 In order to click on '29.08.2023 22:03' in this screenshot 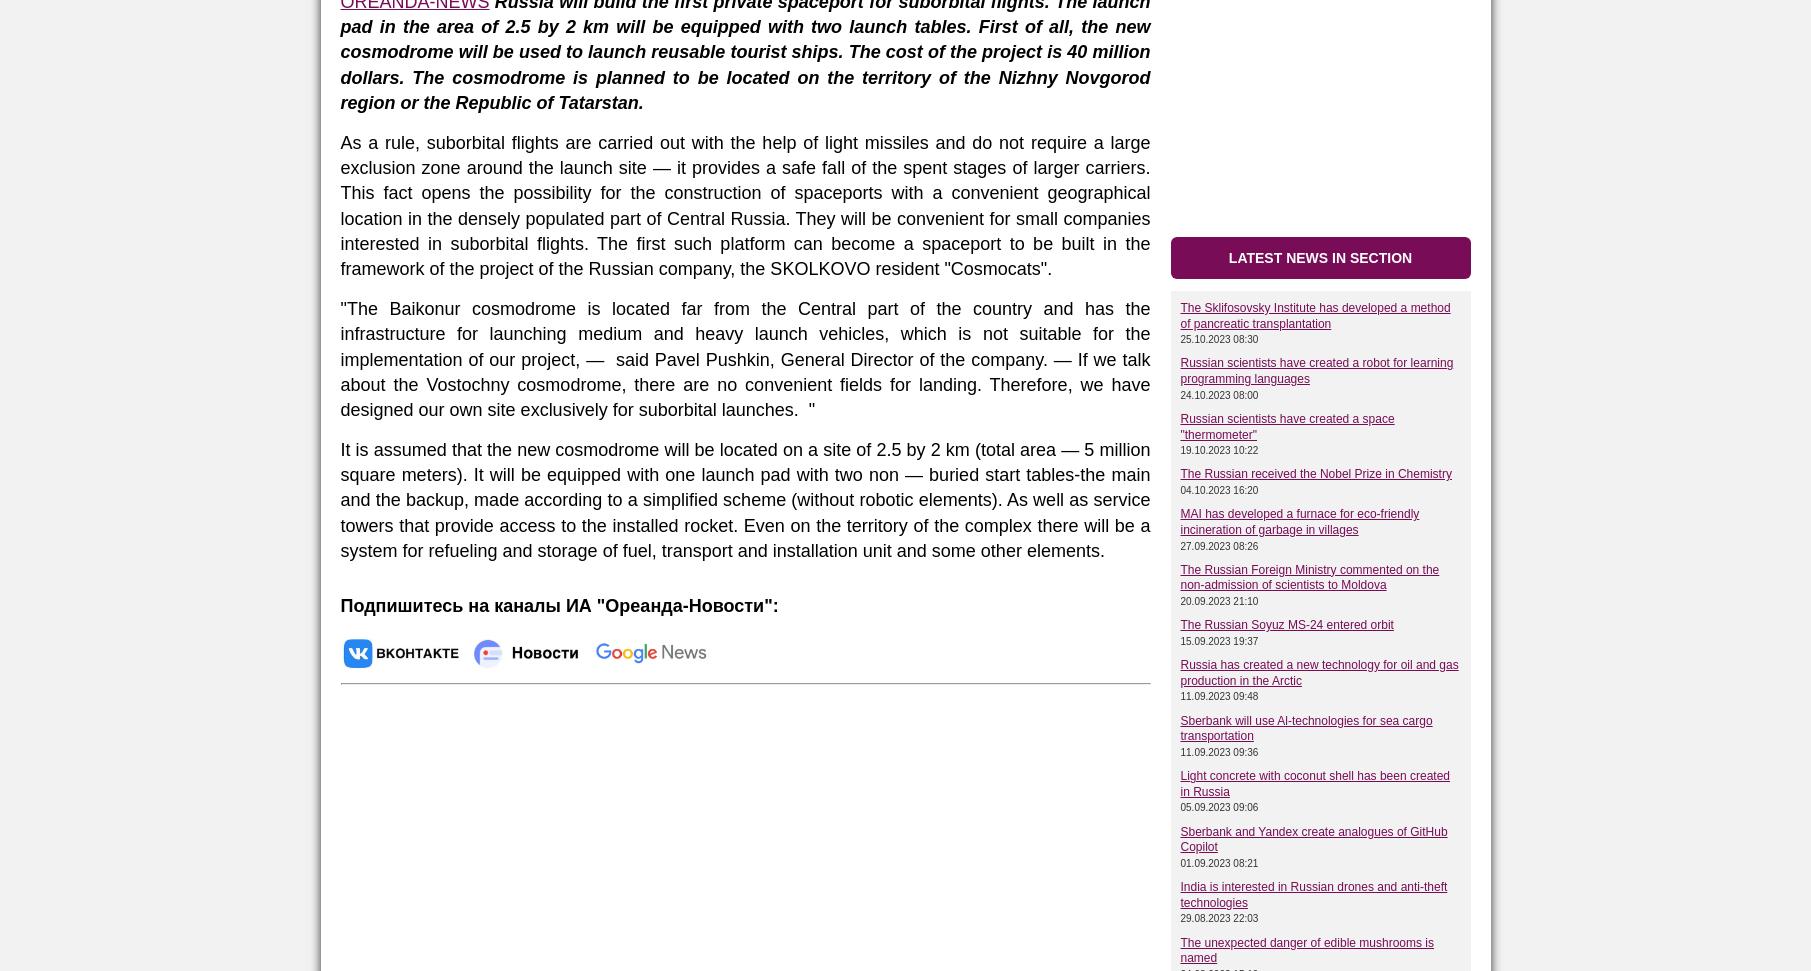, I will do `click(1218, 917)`.